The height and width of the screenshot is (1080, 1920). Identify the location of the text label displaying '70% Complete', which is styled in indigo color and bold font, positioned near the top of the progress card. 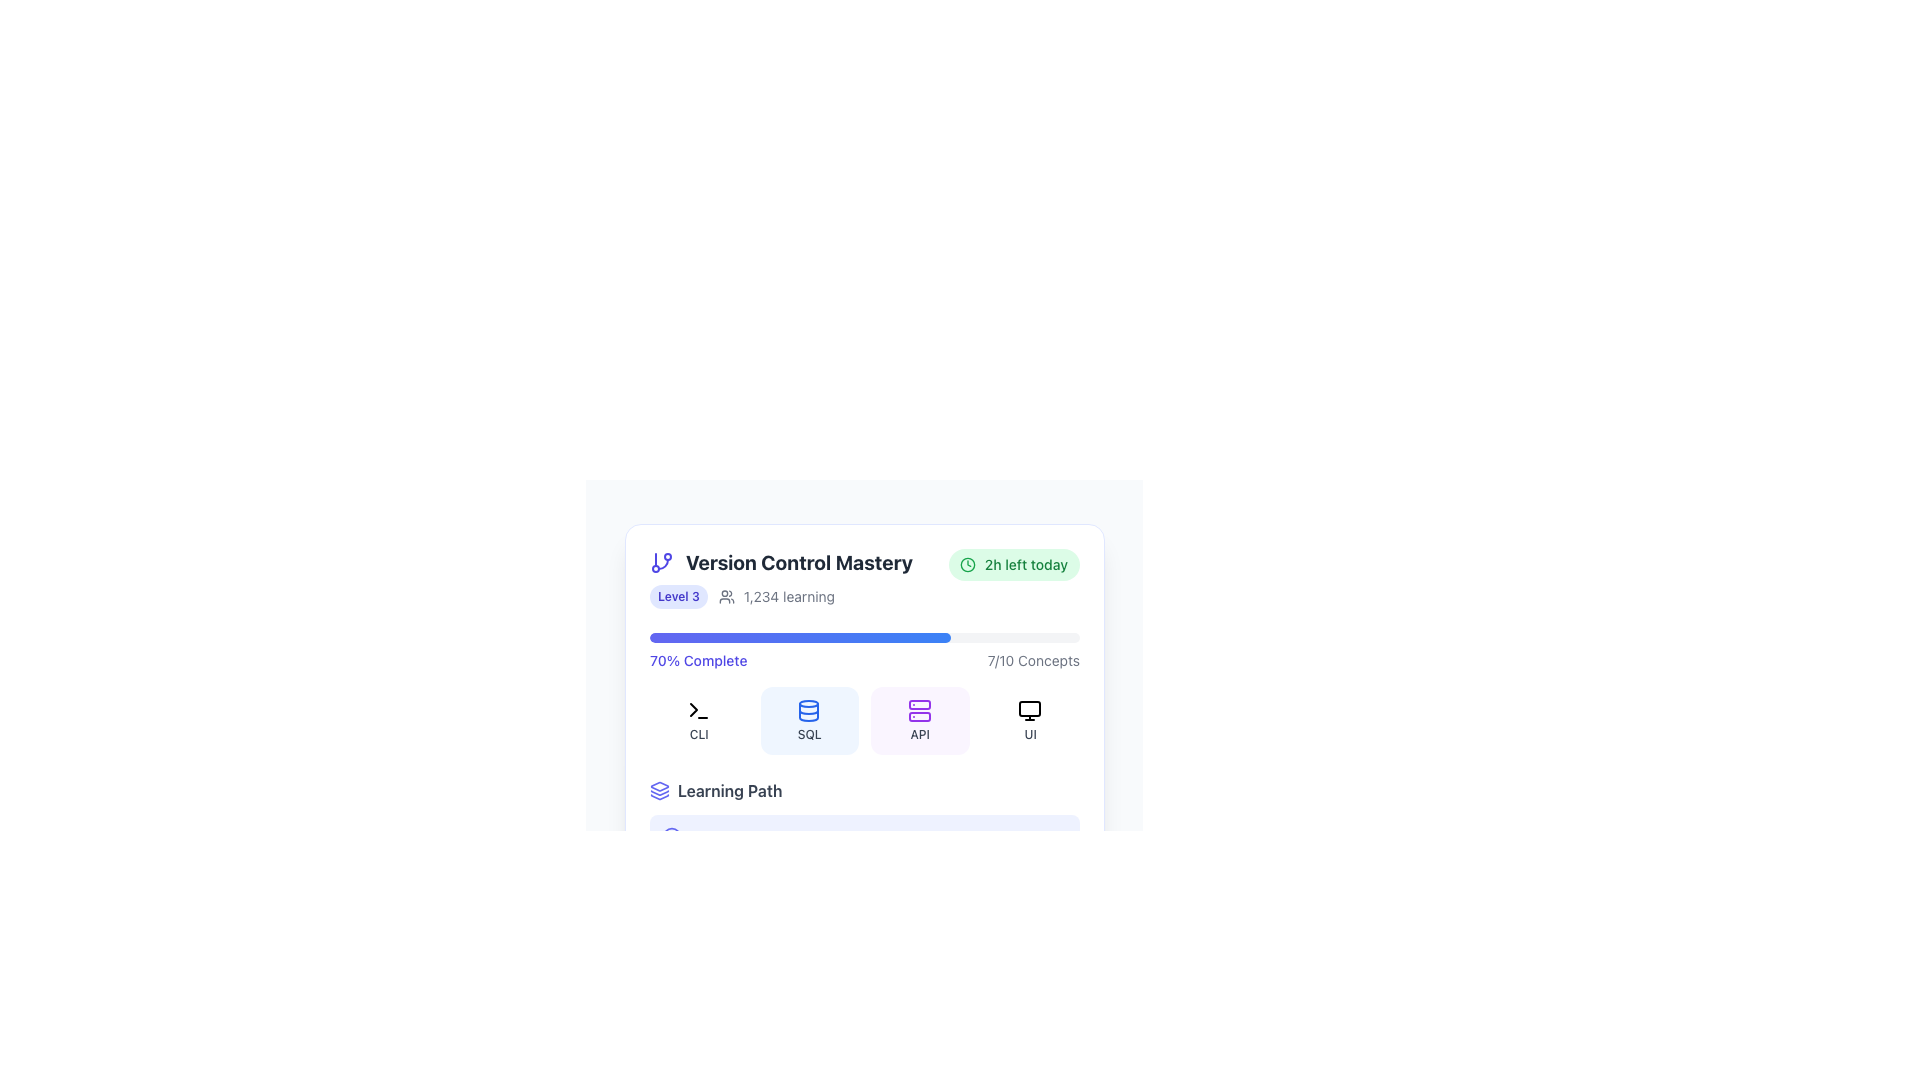
(698, 660).